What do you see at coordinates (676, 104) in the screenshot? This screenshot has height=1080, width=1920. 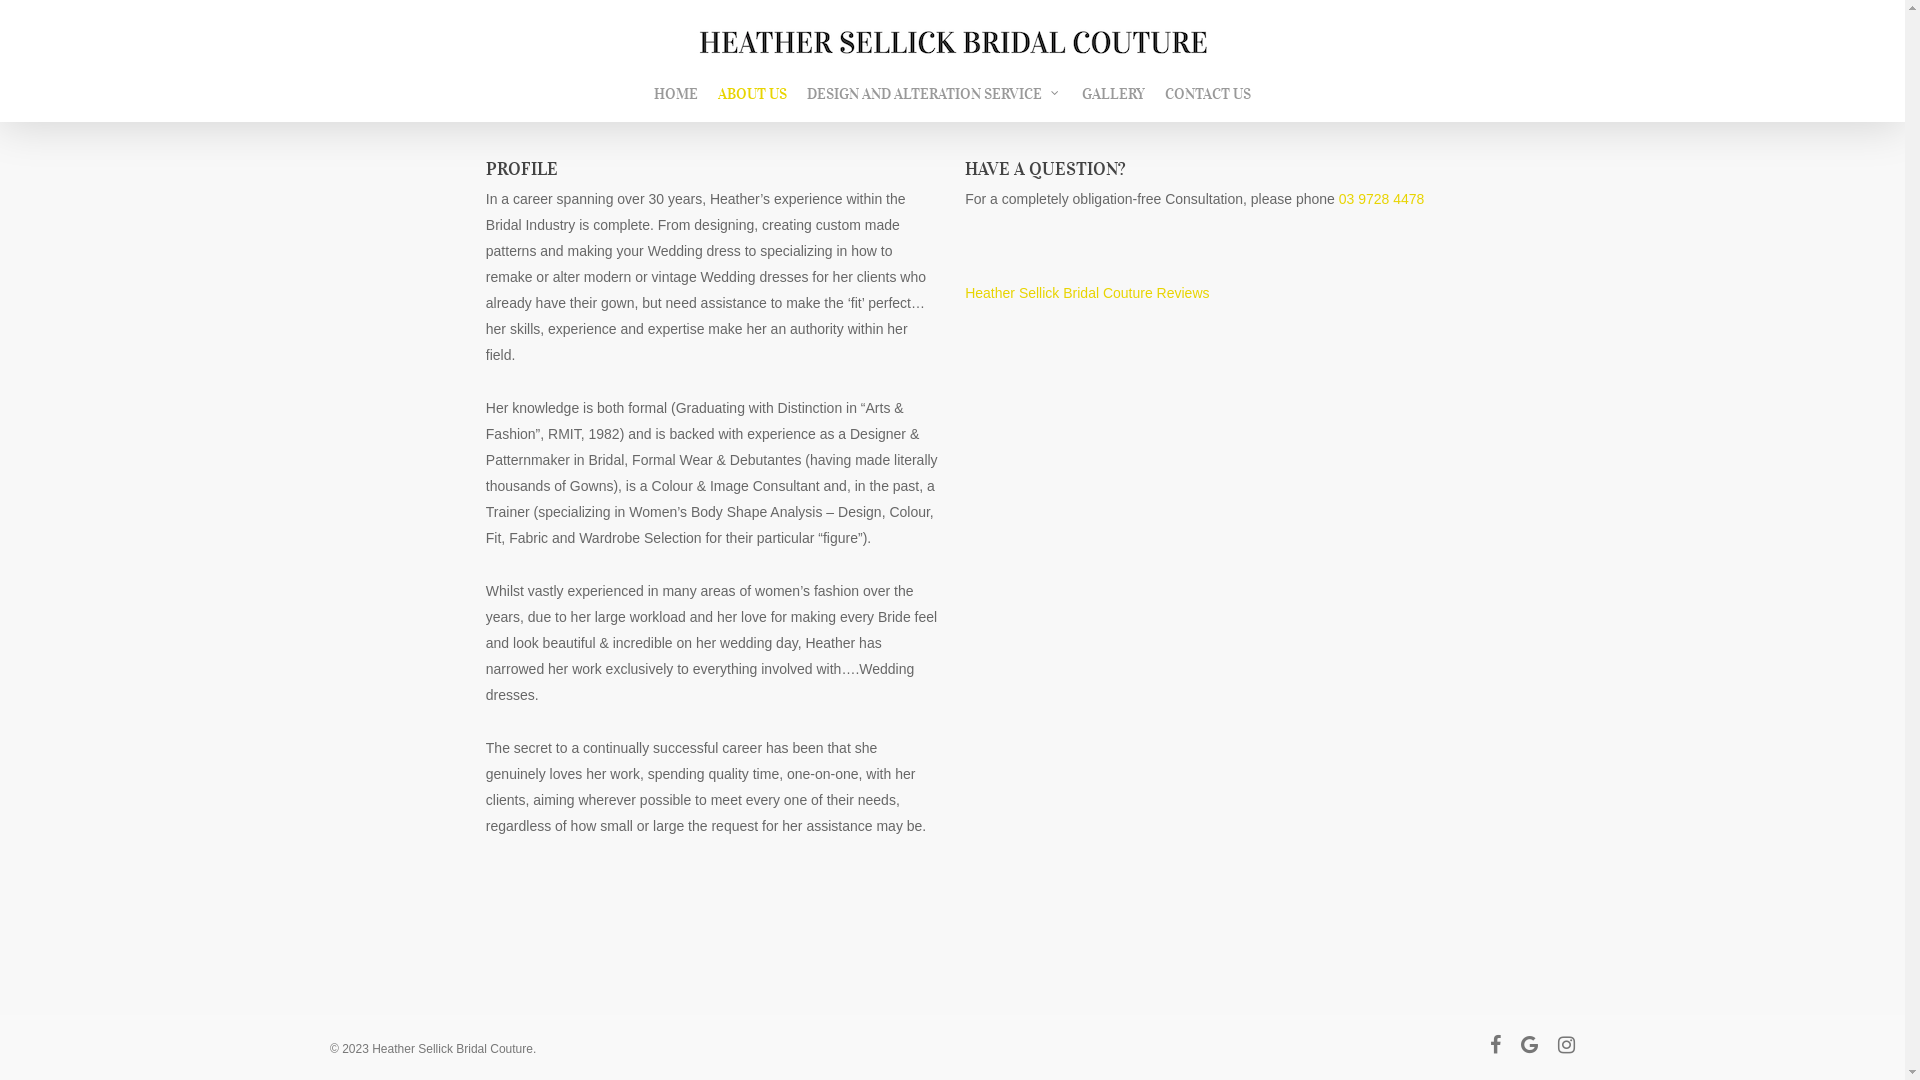 I see `'HOME'` at bounding box center [676, 104].